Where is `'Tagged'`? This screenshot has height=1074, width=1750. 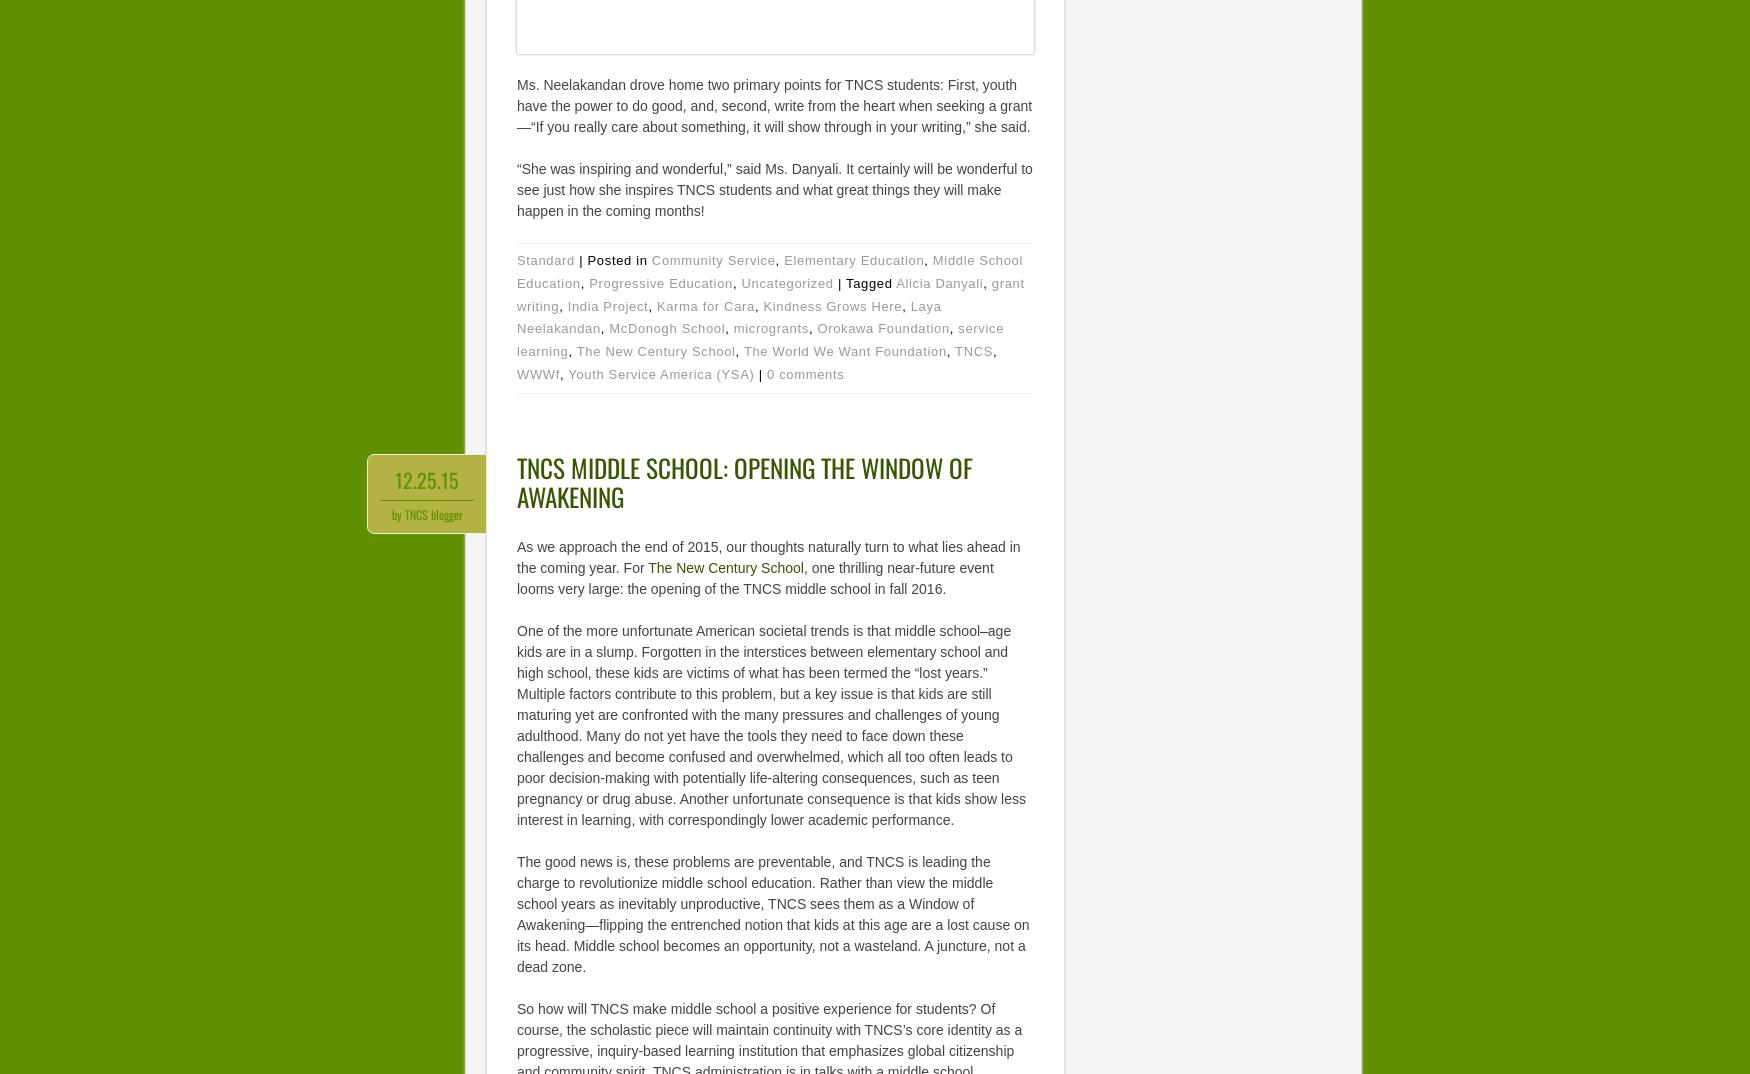 'Tagged' is located at coordinates (870, 282).